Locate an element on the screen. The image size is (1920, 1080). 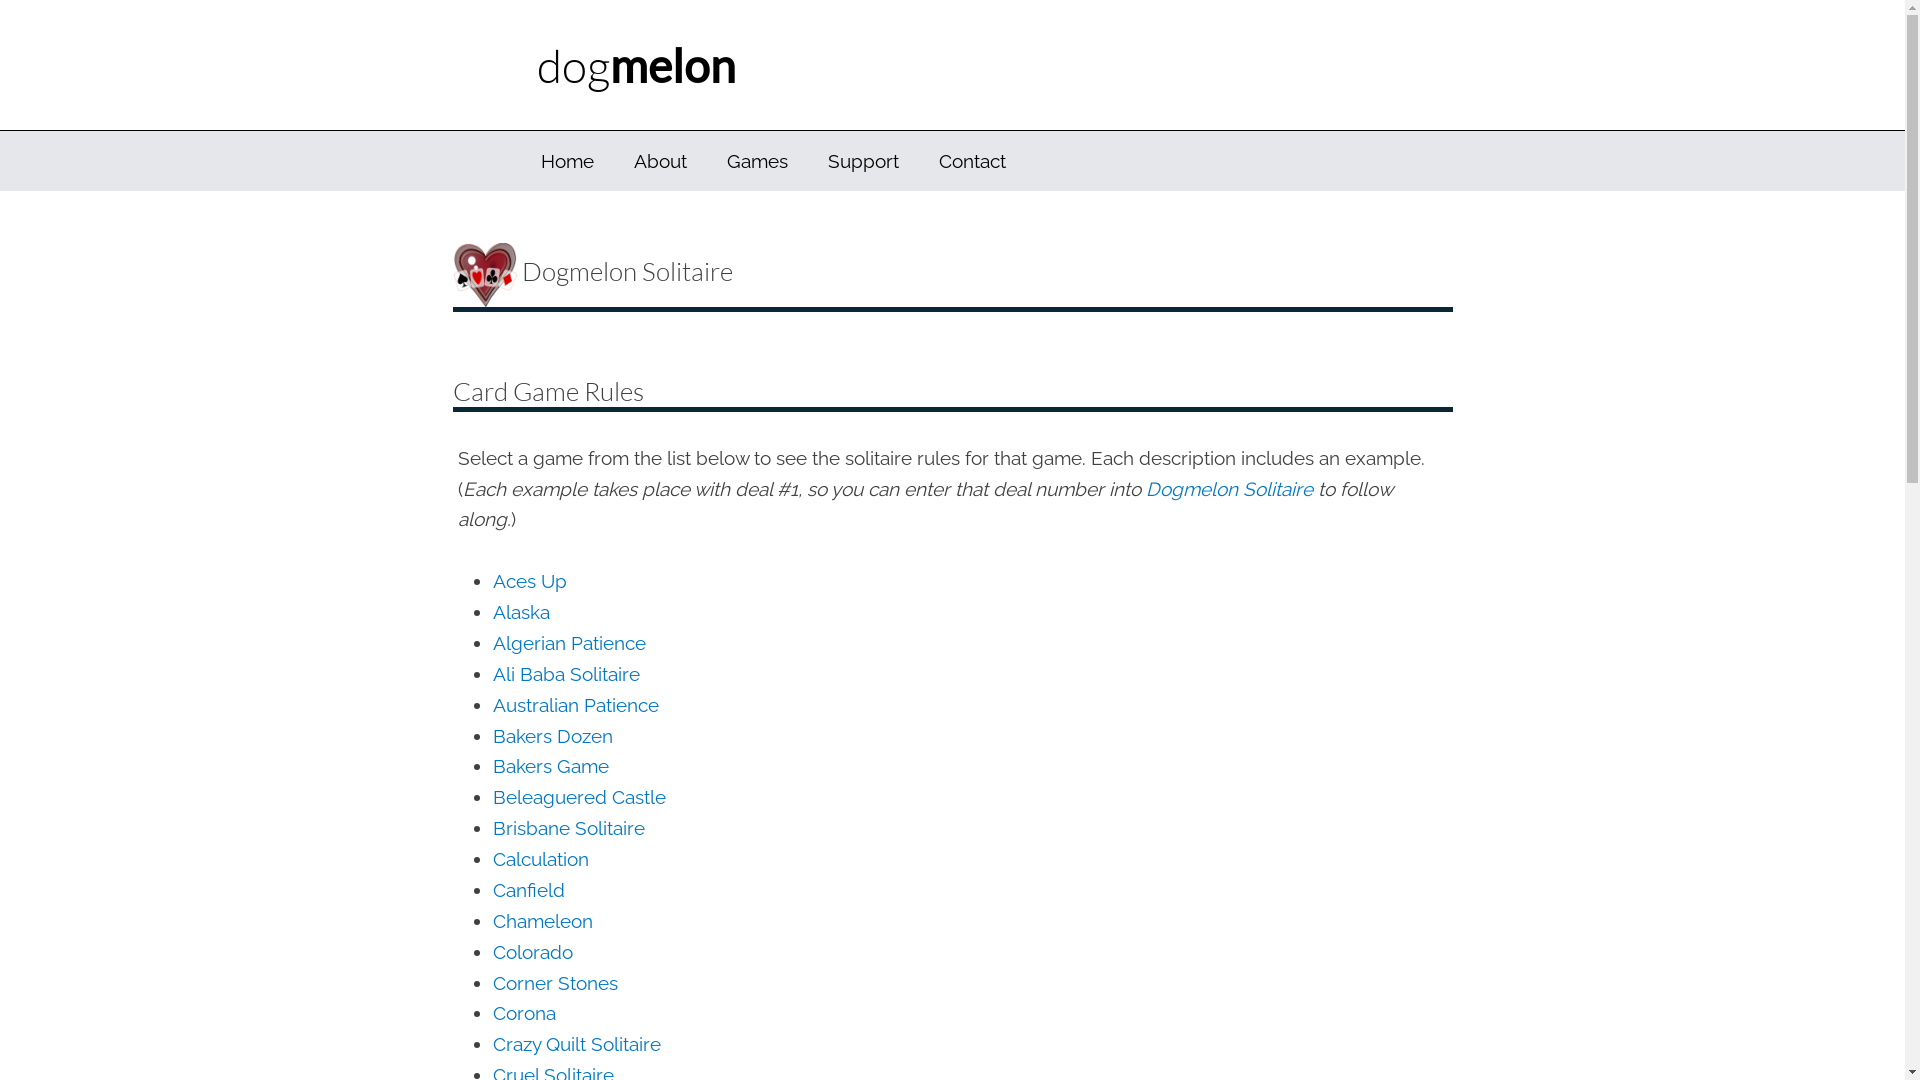
'Games' is located at coordinates (755, 160).